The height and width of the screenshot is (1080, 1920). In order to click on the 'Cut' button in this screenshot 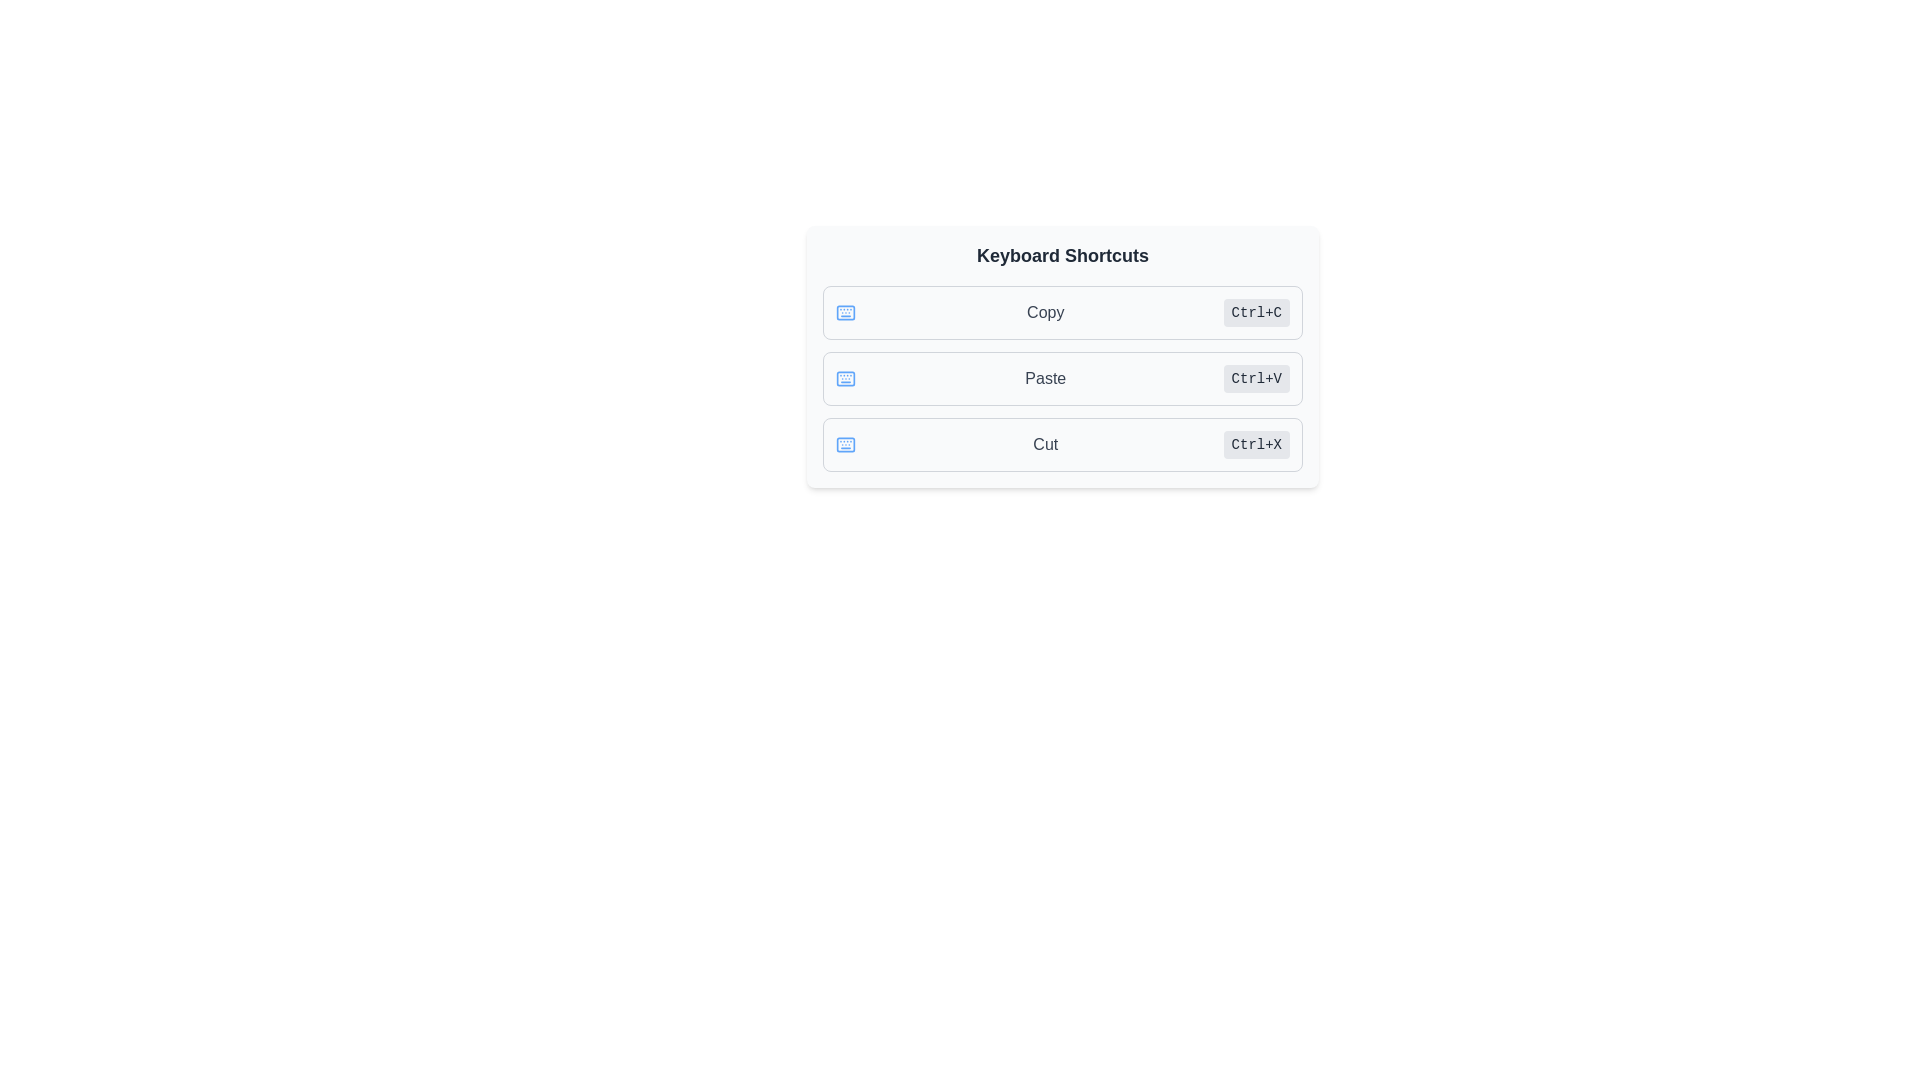, I will do `click(1061, 443)`.